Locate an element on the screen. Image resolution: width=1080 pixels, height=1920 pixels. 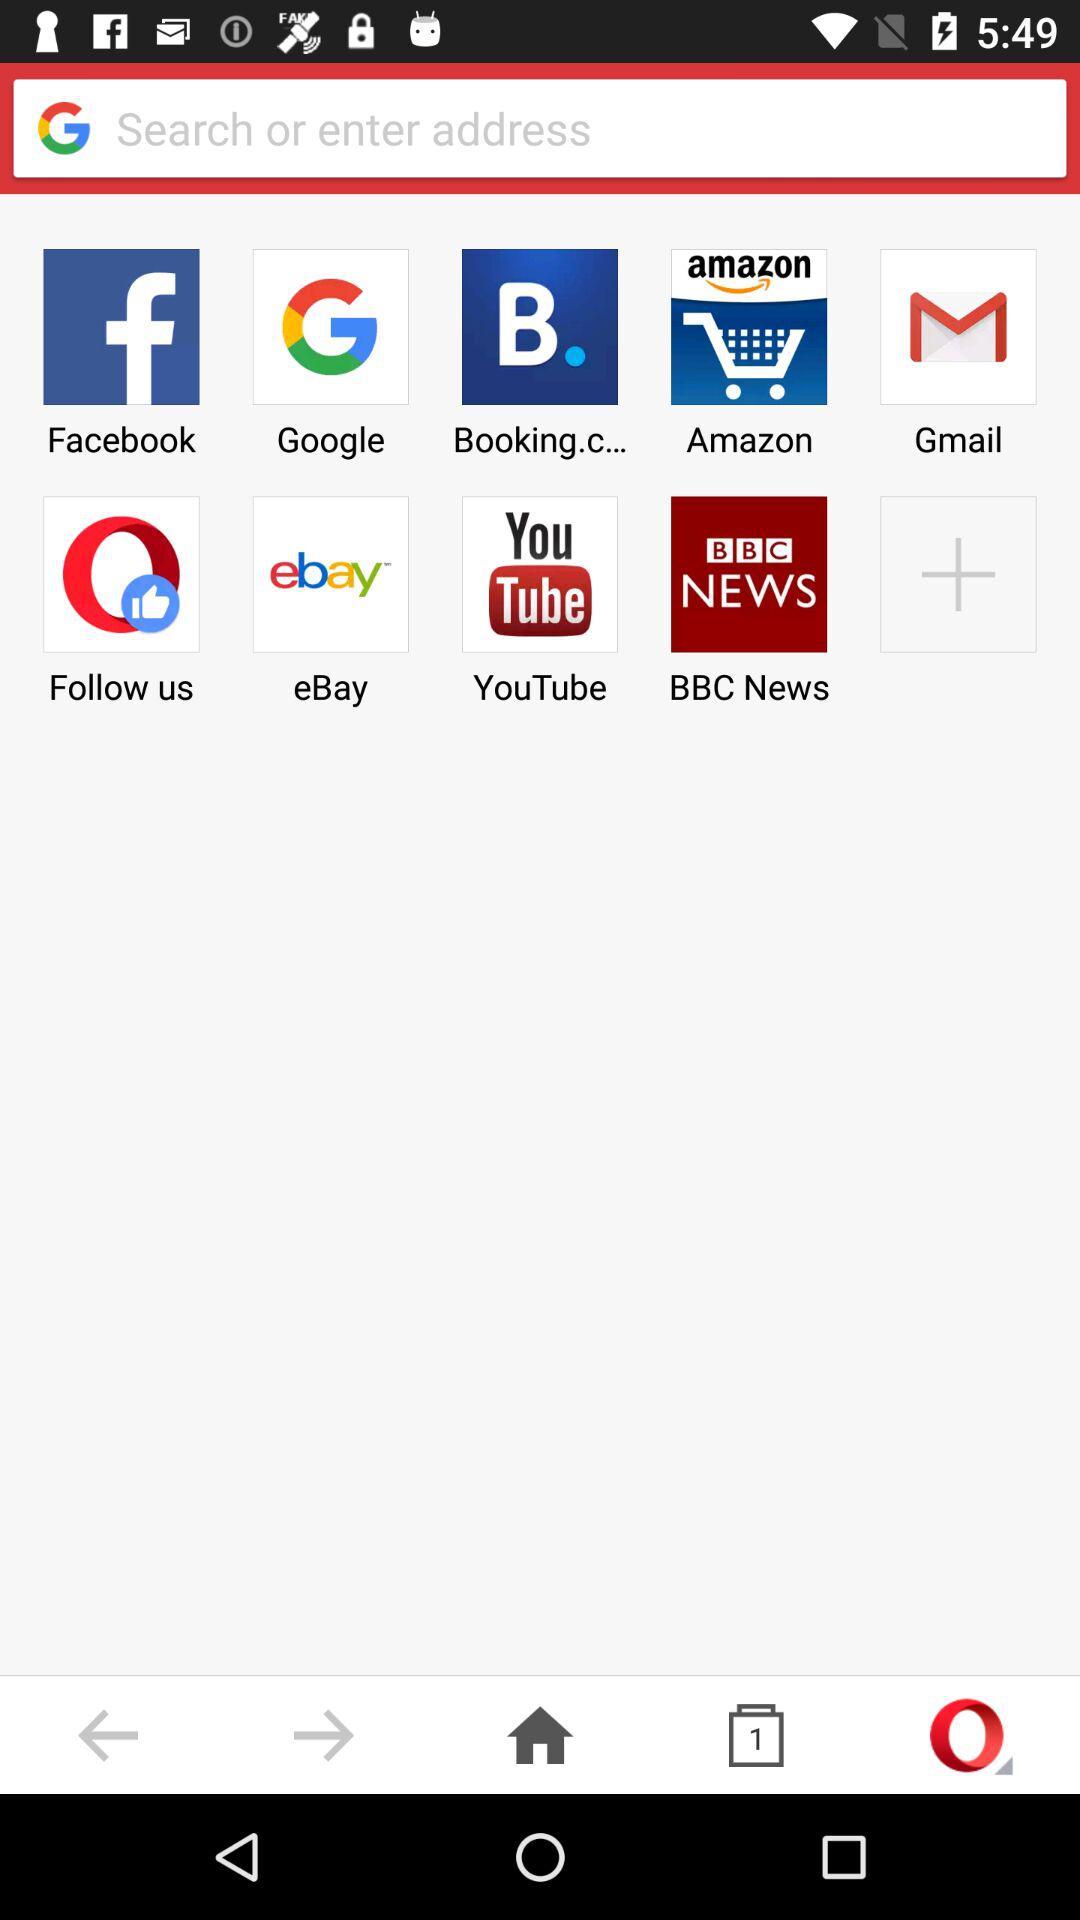
the ebay icon is located at coordinates (329, 593).